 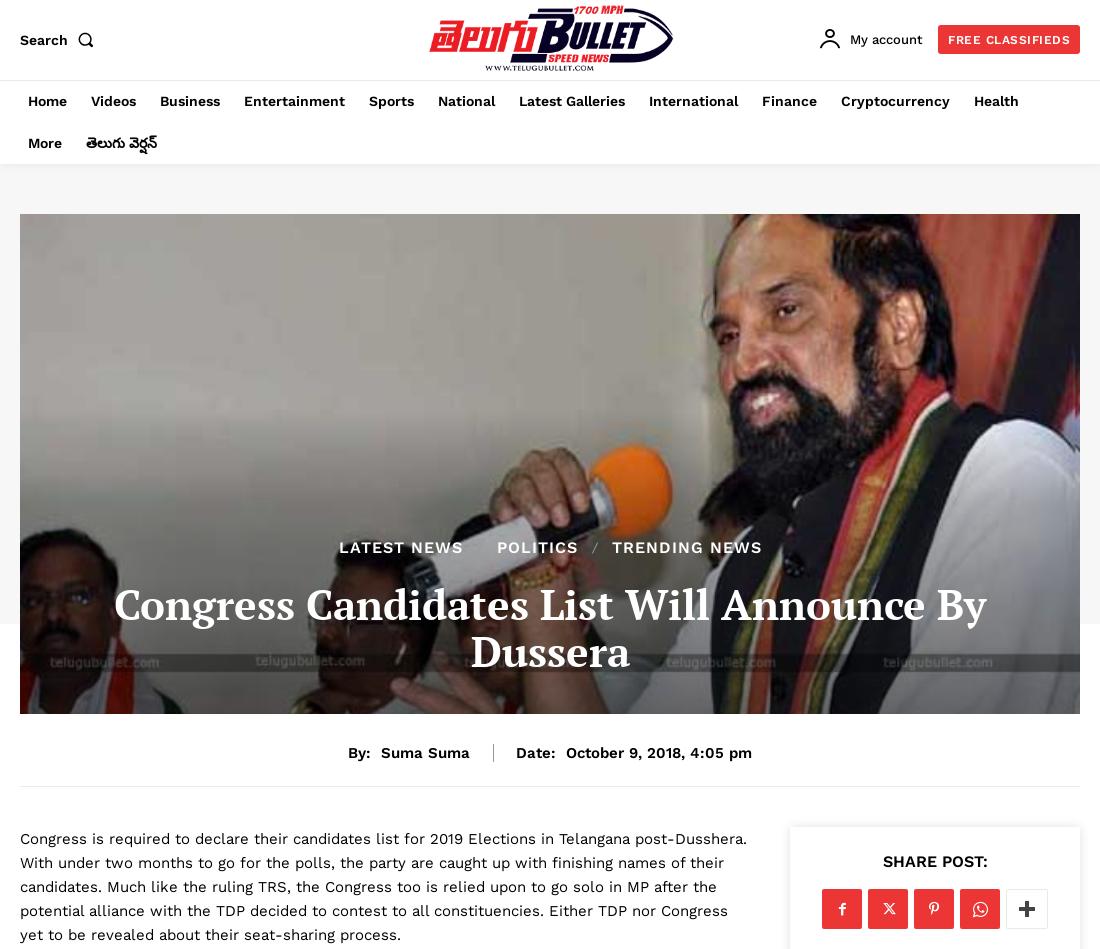 What do you see at coordinates (19, 886) in the screenshot?
I see `'Congress is required to declare their candidates list for 2019 Elections in Telangana post-Dusshera. With under two months to go for the polls, the party are caught up with finishing names of their candidates. Much like the ruling TRS, the Congress too is relied upon to go solo in MP after the potential alliance with the TDP decided to contest to all constituencies. Either TDP nor Congress yet to be revealed about their seat-sharing process.'` at bounding box center [19, 886].